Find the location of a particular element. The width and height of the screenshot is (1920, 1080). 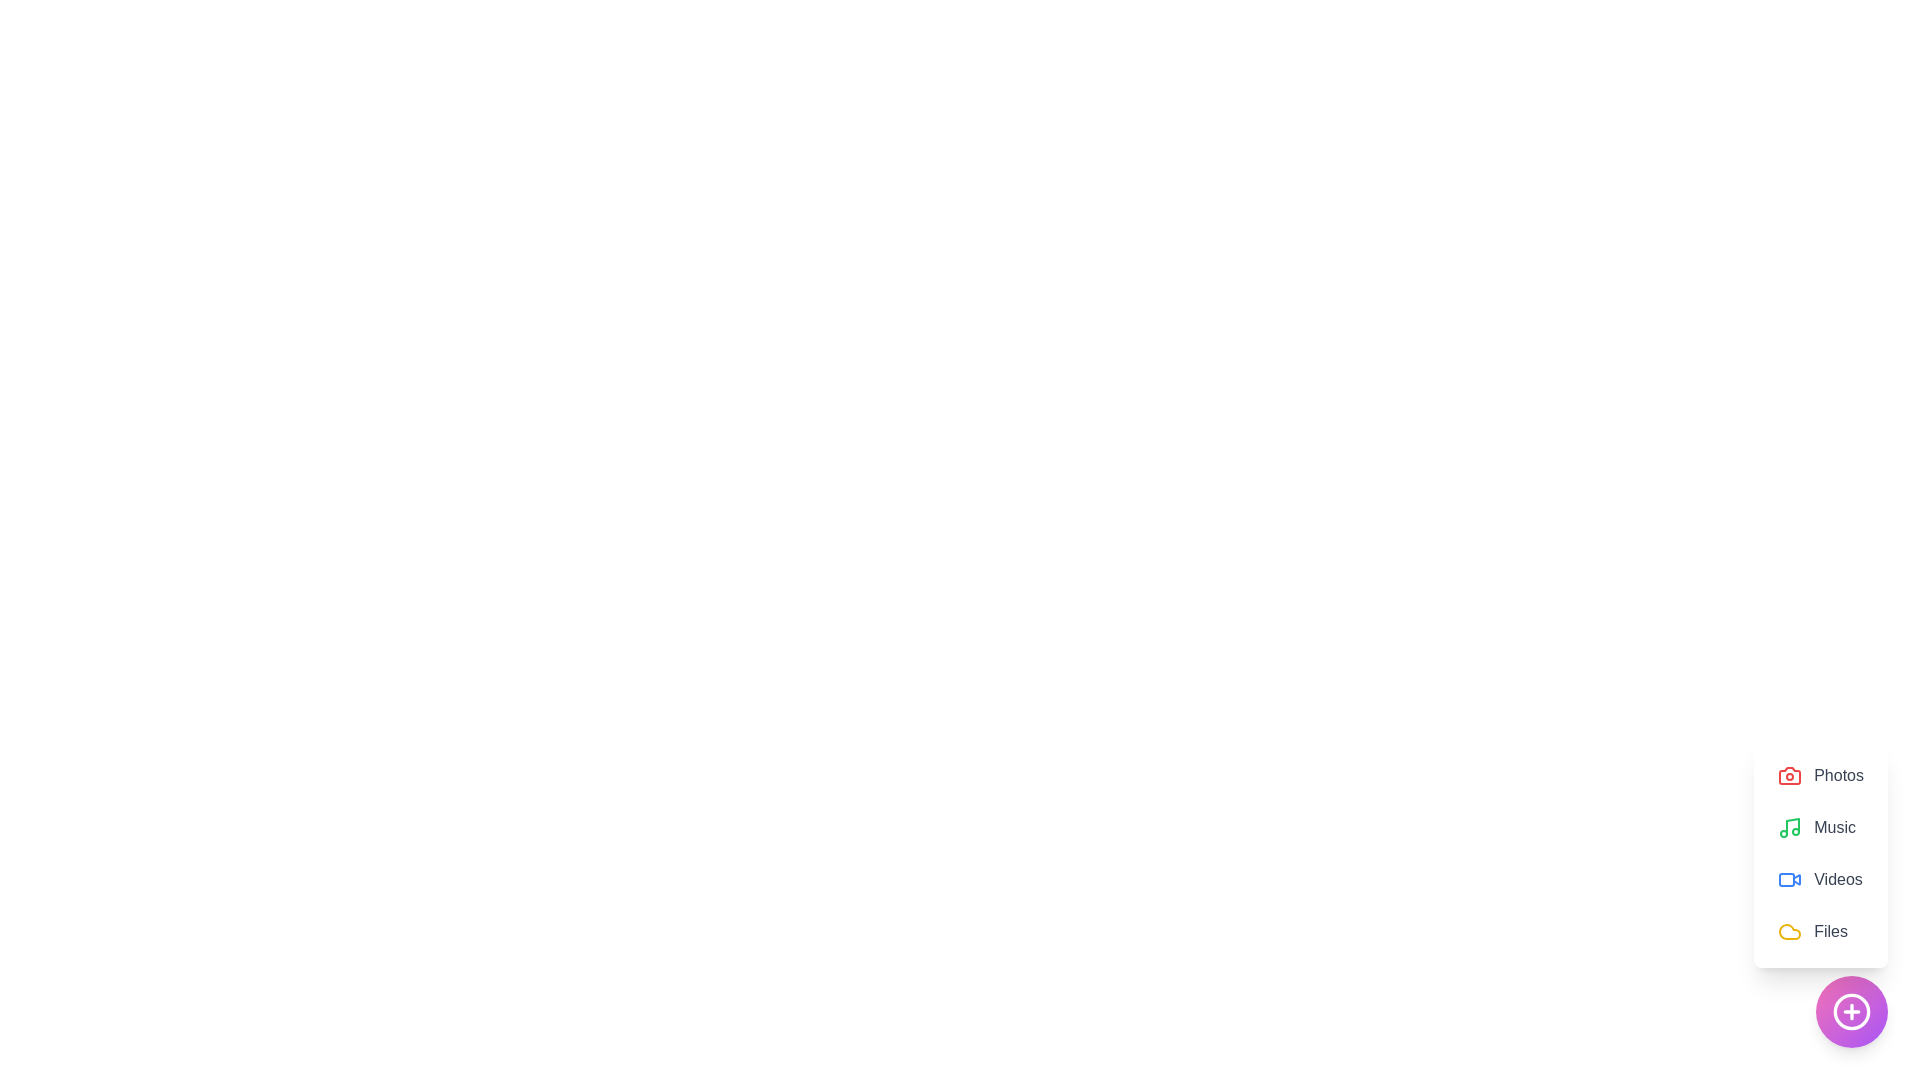

the option Music to select it is located at coordinates (1820, 828).